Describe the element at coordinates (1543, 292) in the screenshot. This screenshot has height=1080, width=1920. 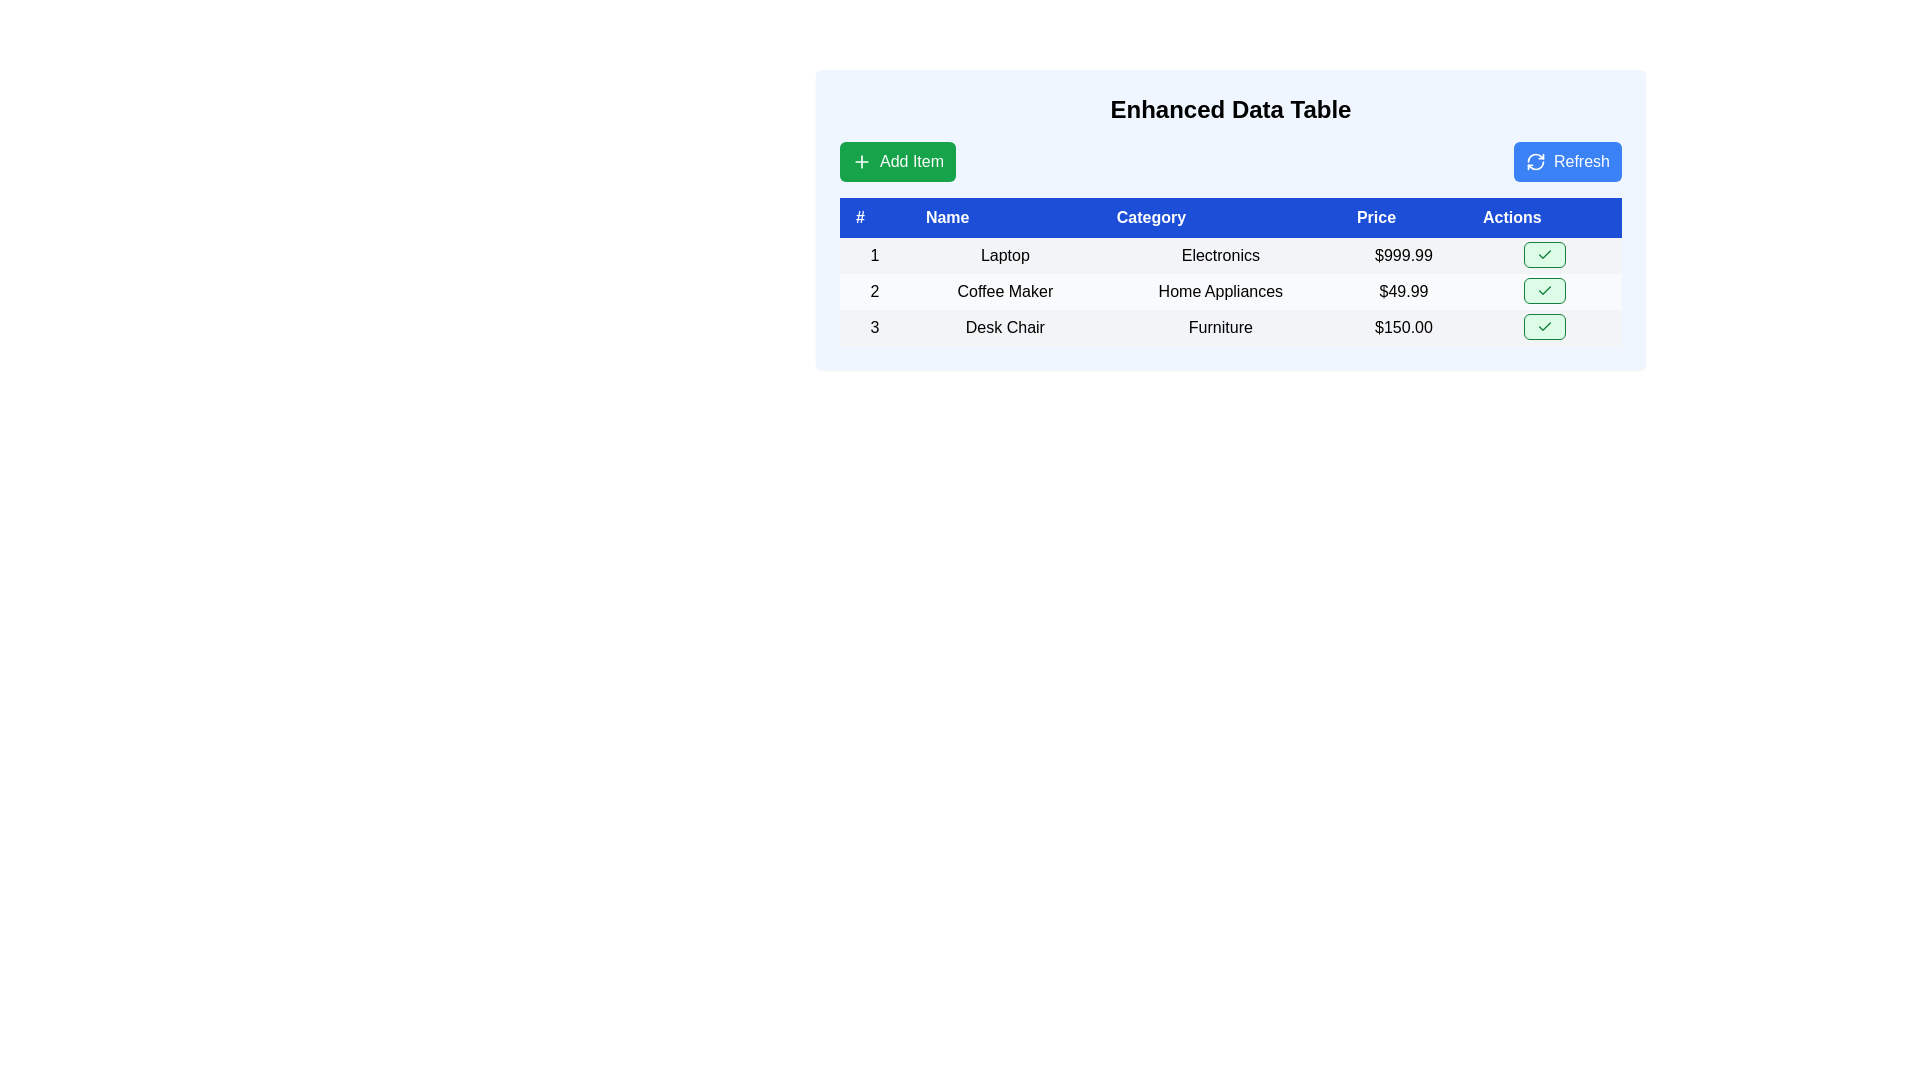
I see `the confirm button for the 'Coffee Maker' item located in the 'Actions' column of the table, which is the fifth button in its row` at that location.